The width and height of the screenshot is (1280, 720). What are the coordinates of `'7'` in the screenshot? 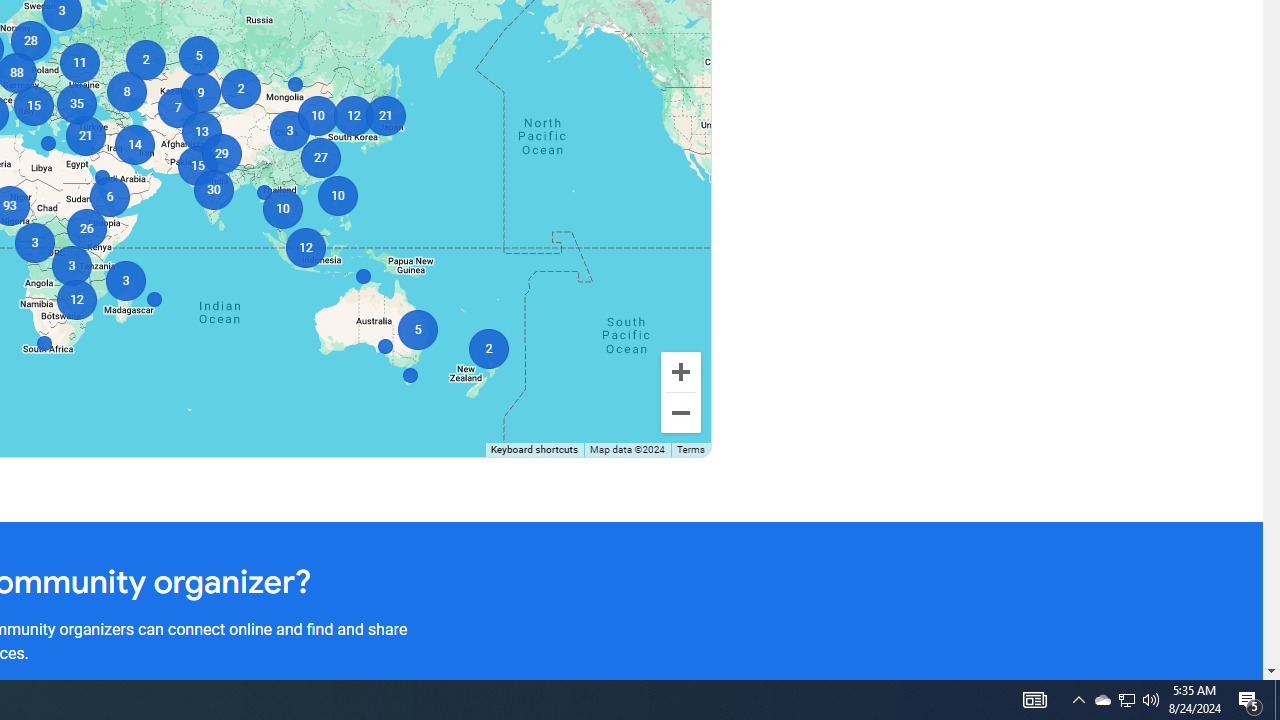 It's located at (177, 108).